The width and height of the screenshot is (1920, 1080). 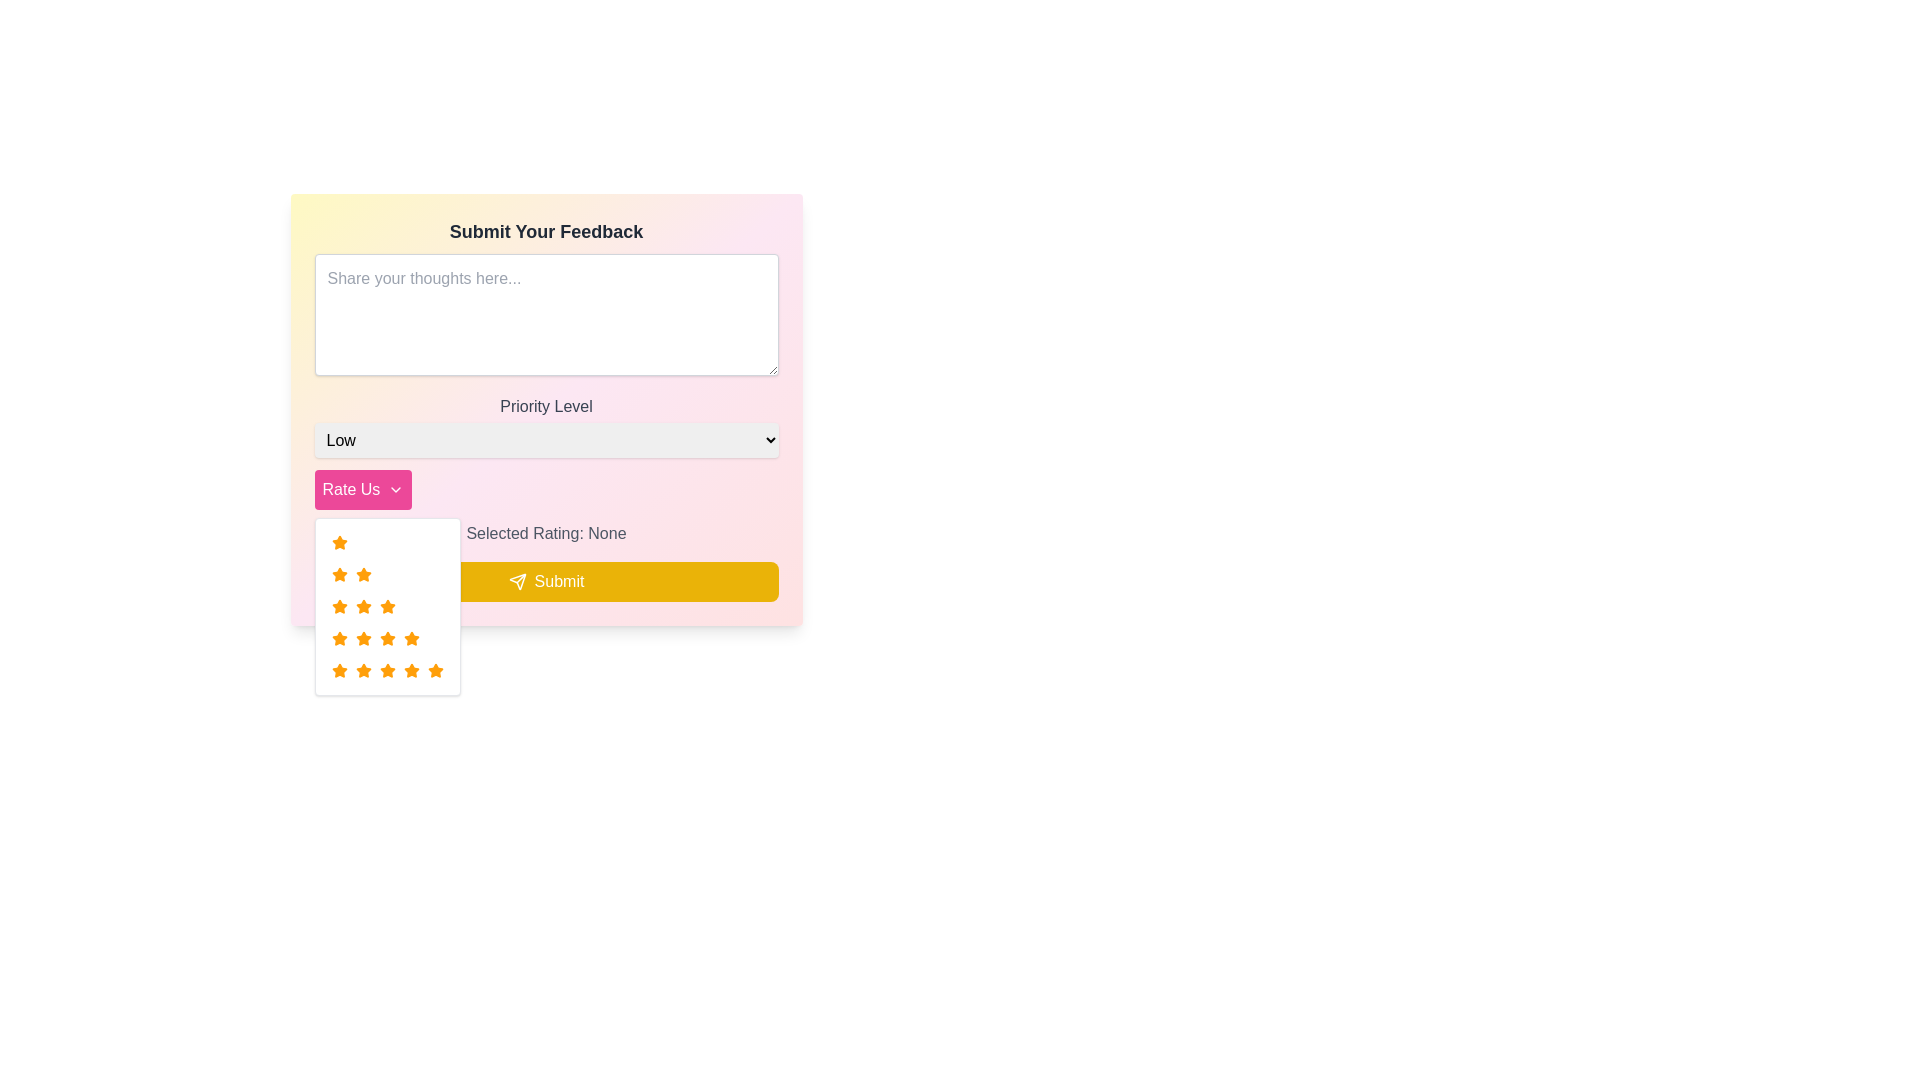 What do you see at coordinates (339, 543) in the screenshot?
I see `the first star icon` at bounding box center [339, 543].